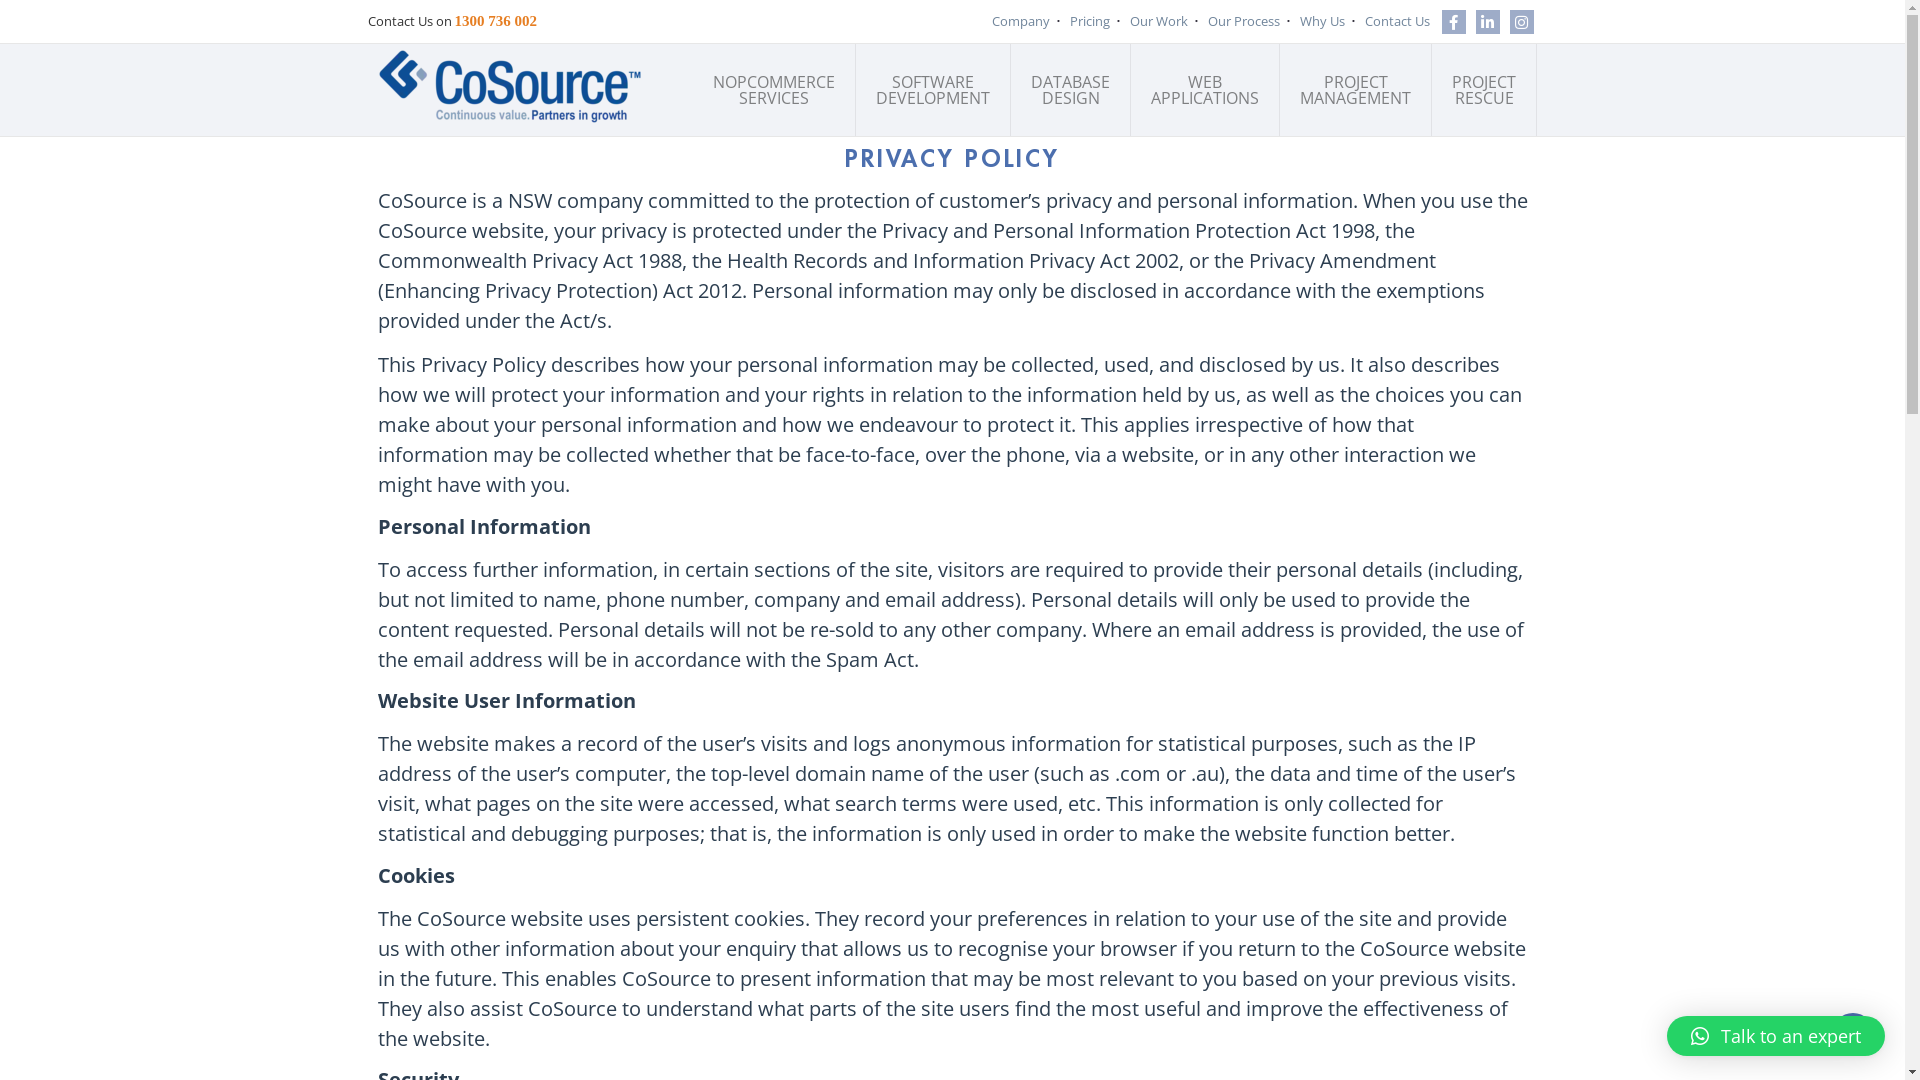  What do you see at coordinates (1396, 21) in the screenshot?
I see `'Contact Us'` at bounding box center [1396, 21].